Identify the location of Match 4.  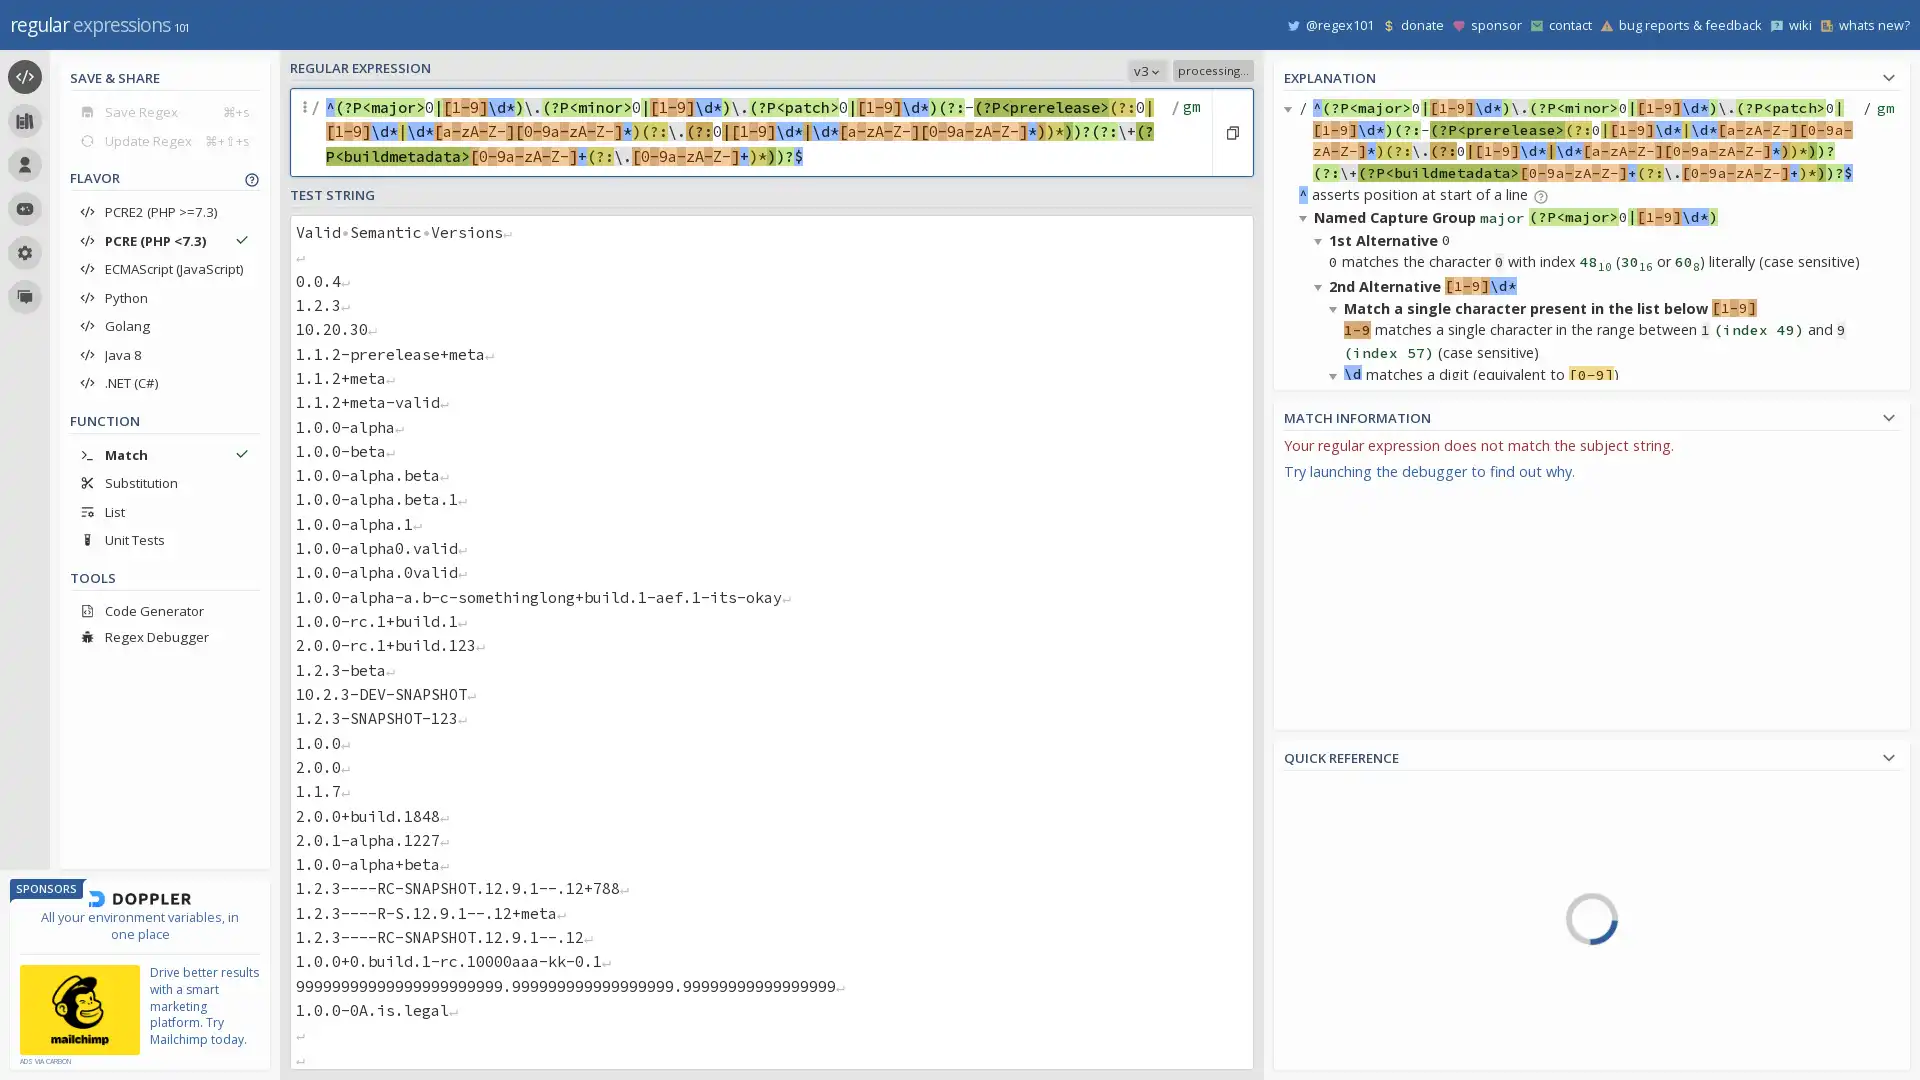
(1372, 950).